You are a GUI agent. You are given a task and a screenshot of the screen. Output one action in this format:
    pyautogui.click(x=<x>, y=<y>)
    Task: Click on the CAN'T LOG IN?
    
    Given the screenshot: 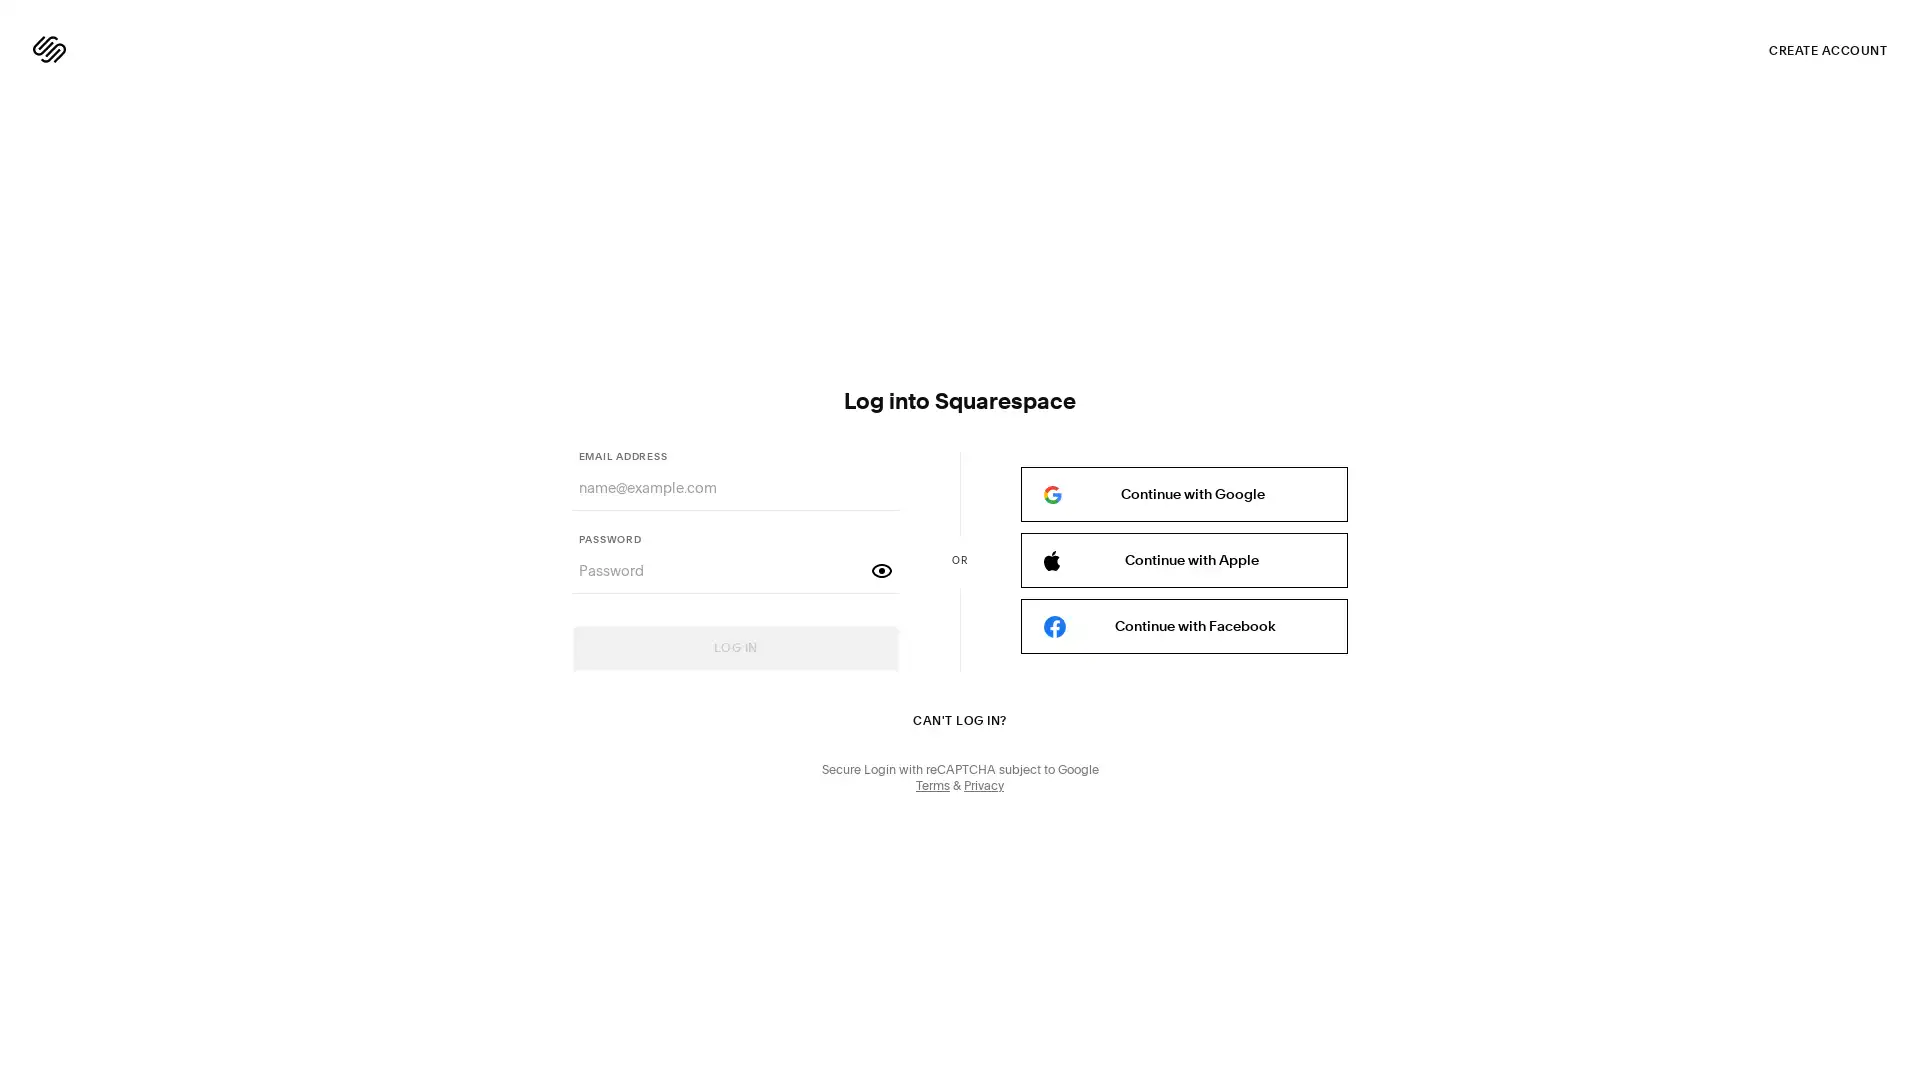 What is the action you would take?
    pyautogui.click(x=958, y=721)
    